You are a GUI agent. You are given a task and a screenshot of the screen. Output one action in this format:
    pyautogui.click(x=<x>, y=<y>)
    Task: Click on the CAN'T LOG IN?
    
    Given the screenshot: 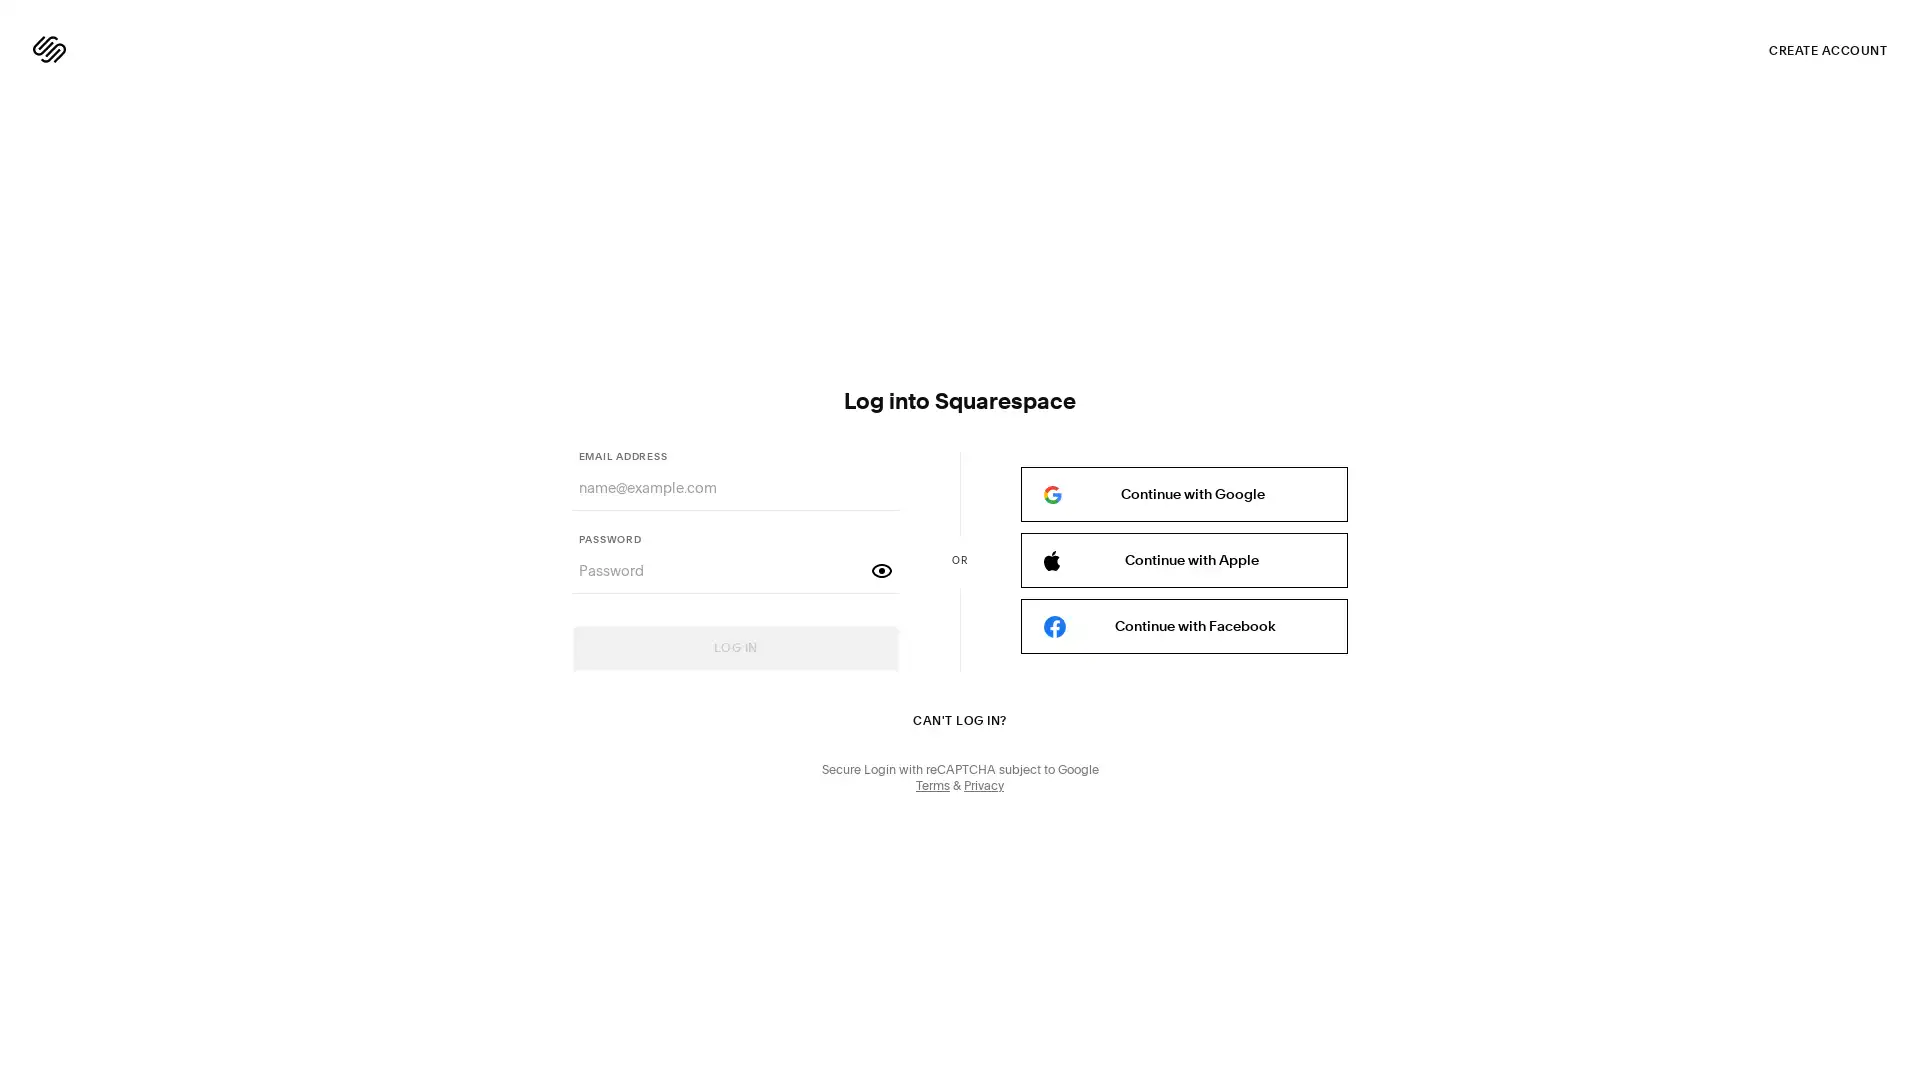 What is the action you would take?
    pyautogui.click(x=958, y=721)
    